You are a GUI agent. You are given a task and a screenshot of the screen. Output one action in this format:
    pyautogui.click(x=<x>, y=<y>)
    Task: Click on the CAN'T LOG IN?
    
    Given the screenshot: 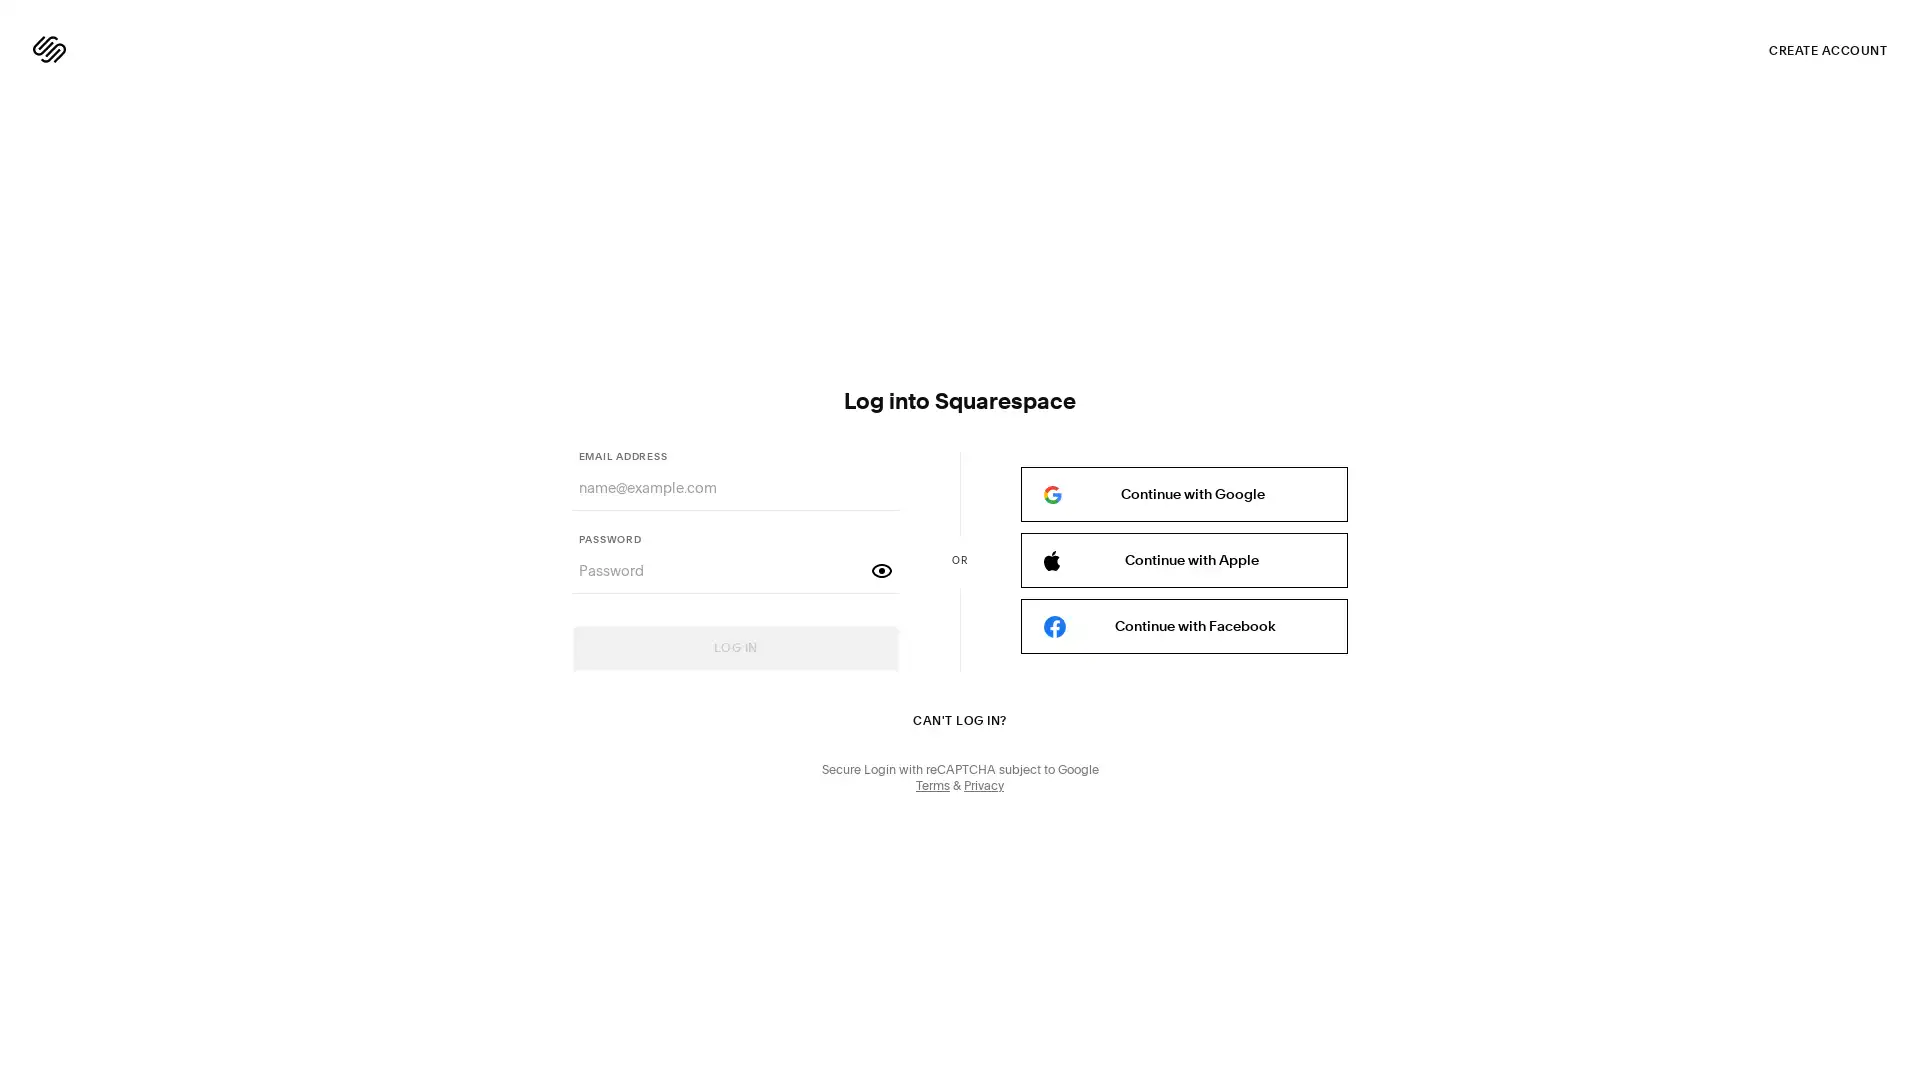 What is the action you would take?
    pyautogui.click(x=958, y=721)
    